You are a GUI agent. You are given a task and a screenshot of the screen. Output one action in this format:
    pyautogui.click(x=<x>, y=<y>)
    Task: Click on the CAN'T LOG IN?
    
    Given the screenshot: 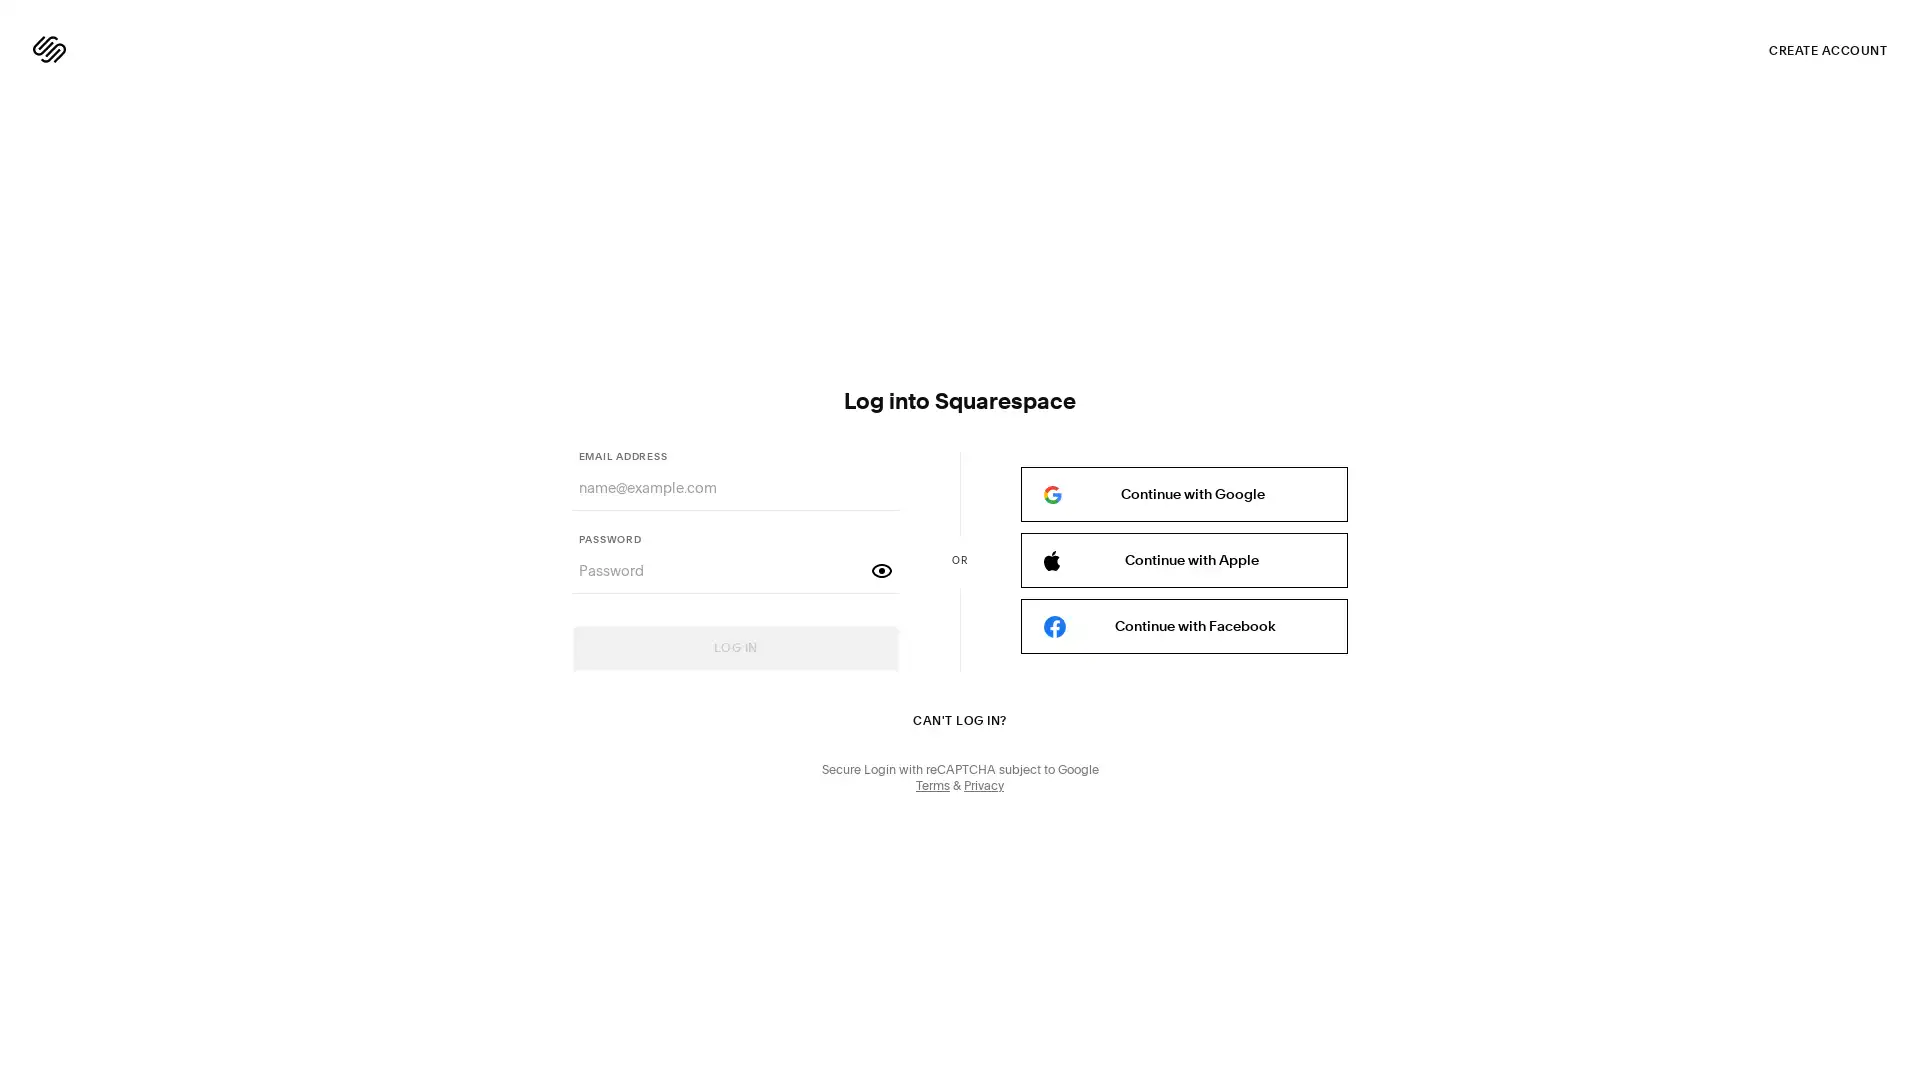 What is the action you would take?
    pyautogui.click(x=958, y=721)
    